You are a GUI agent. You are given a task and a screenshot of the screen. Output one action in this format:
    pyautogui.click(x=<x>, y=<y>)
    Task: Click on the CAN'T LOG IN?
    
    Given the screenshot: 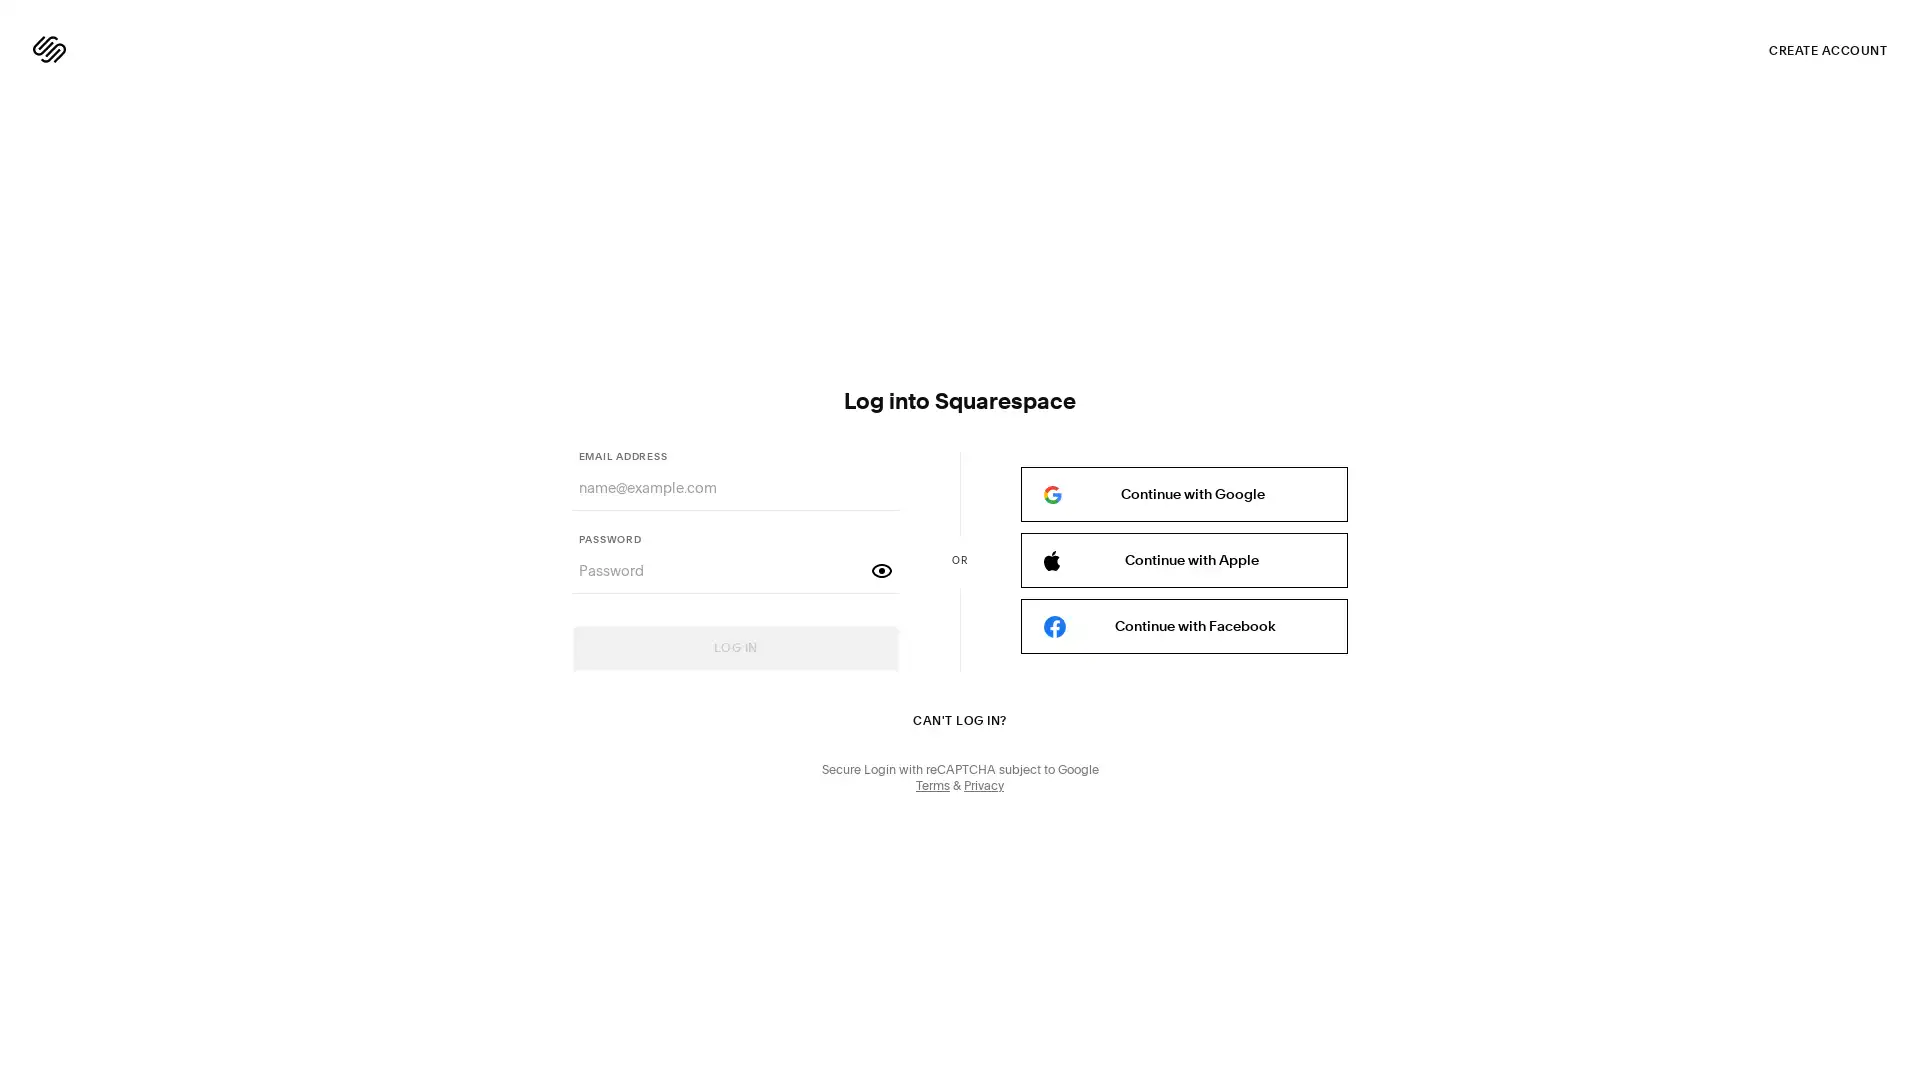 What is the action you would take?
    pyautogui.click(x=958, y=721)
    